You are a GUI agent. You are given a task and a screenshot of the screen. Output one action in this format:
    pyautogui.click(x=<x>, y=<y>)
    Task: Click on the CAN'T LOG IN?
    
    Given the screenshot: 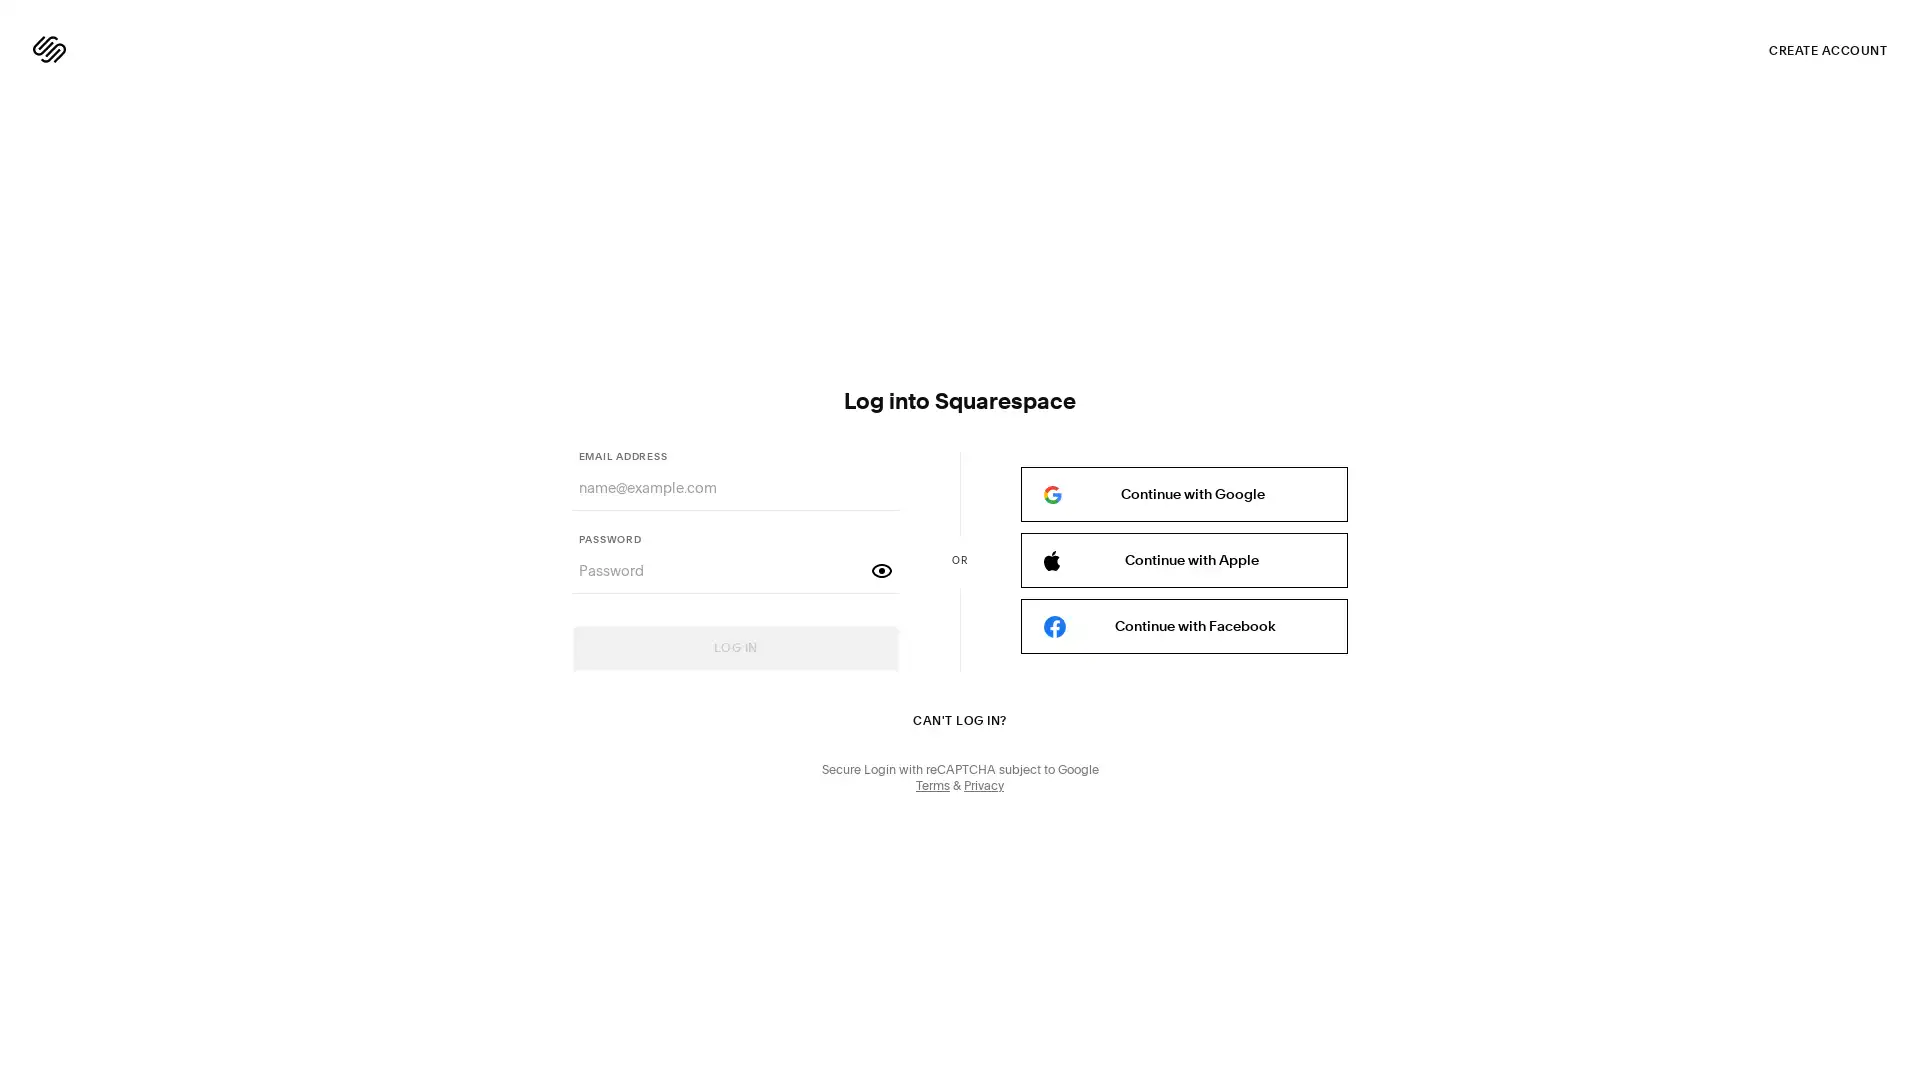 What is the action you would take?
    pyautogui.click(x=958, y=721)
    